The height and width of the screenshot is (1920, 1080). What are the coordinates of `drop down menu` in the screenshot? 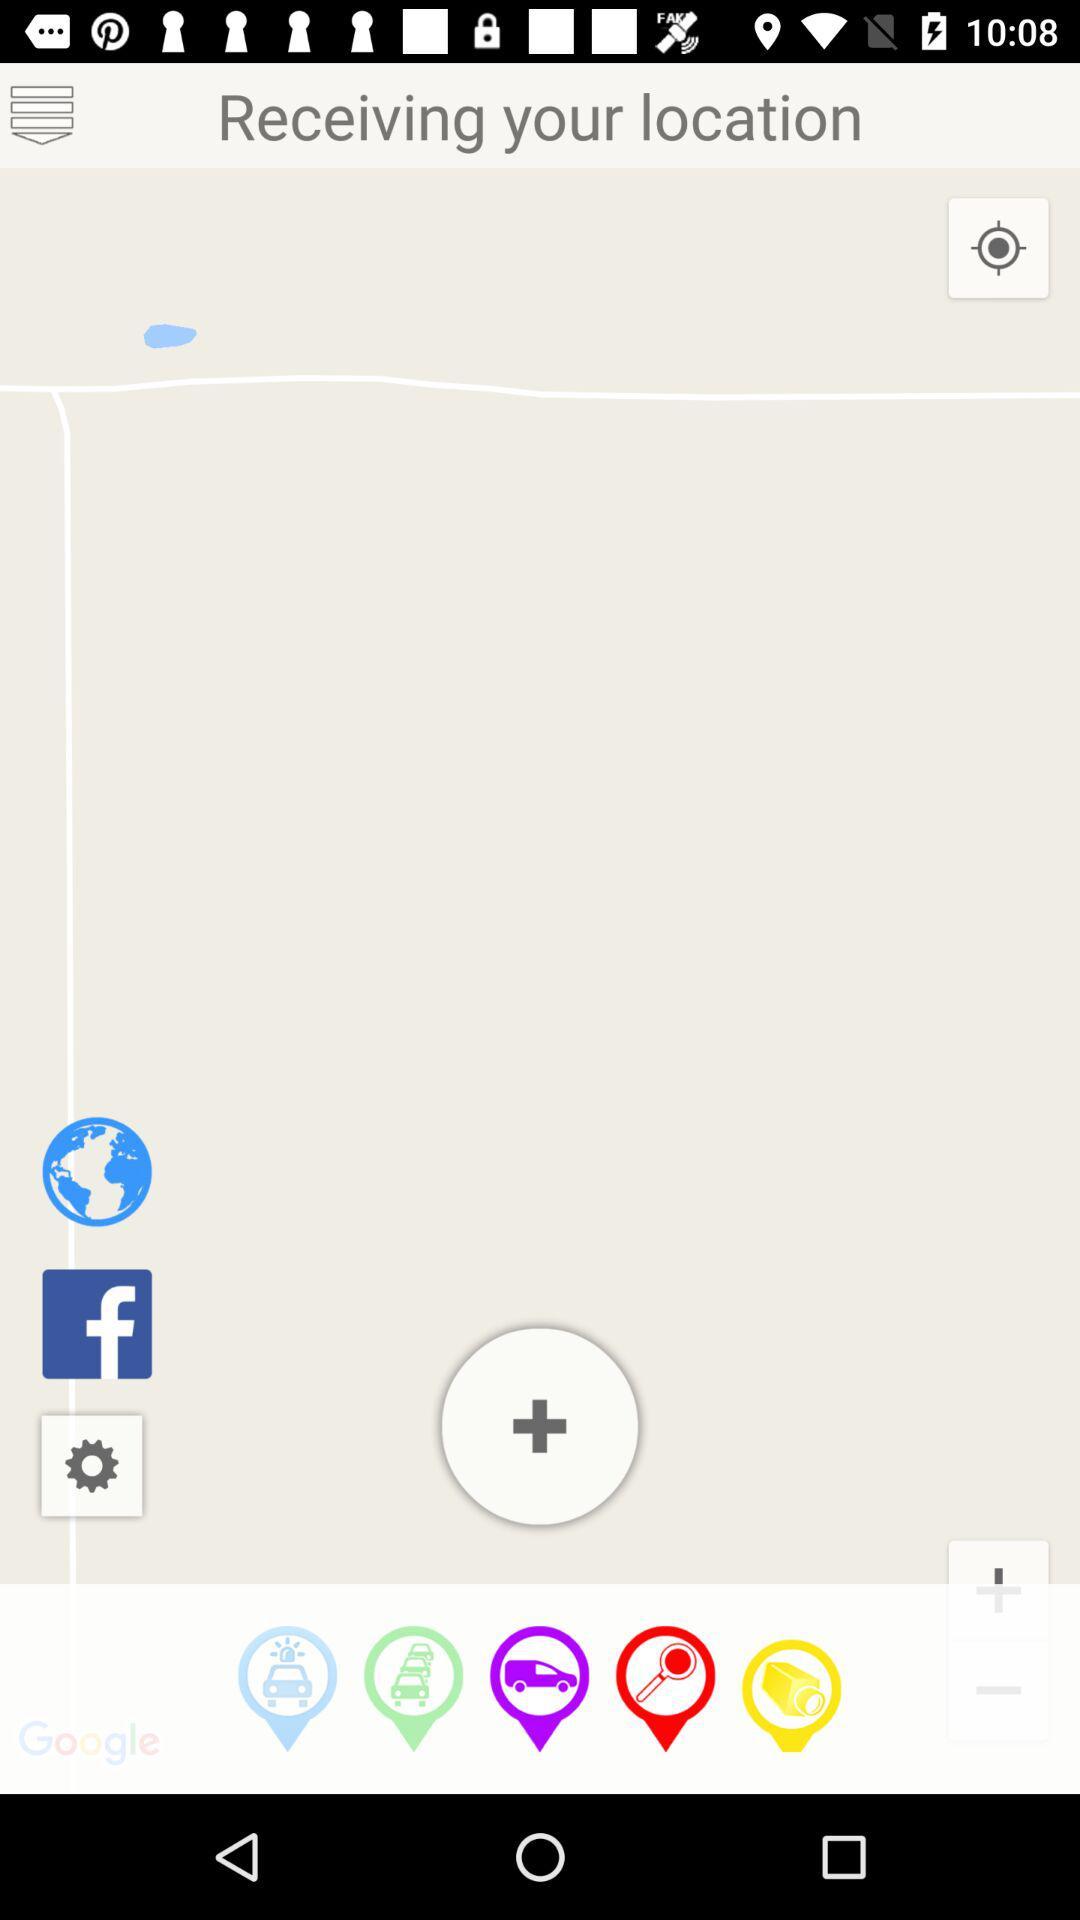 It's located at (42, 114).